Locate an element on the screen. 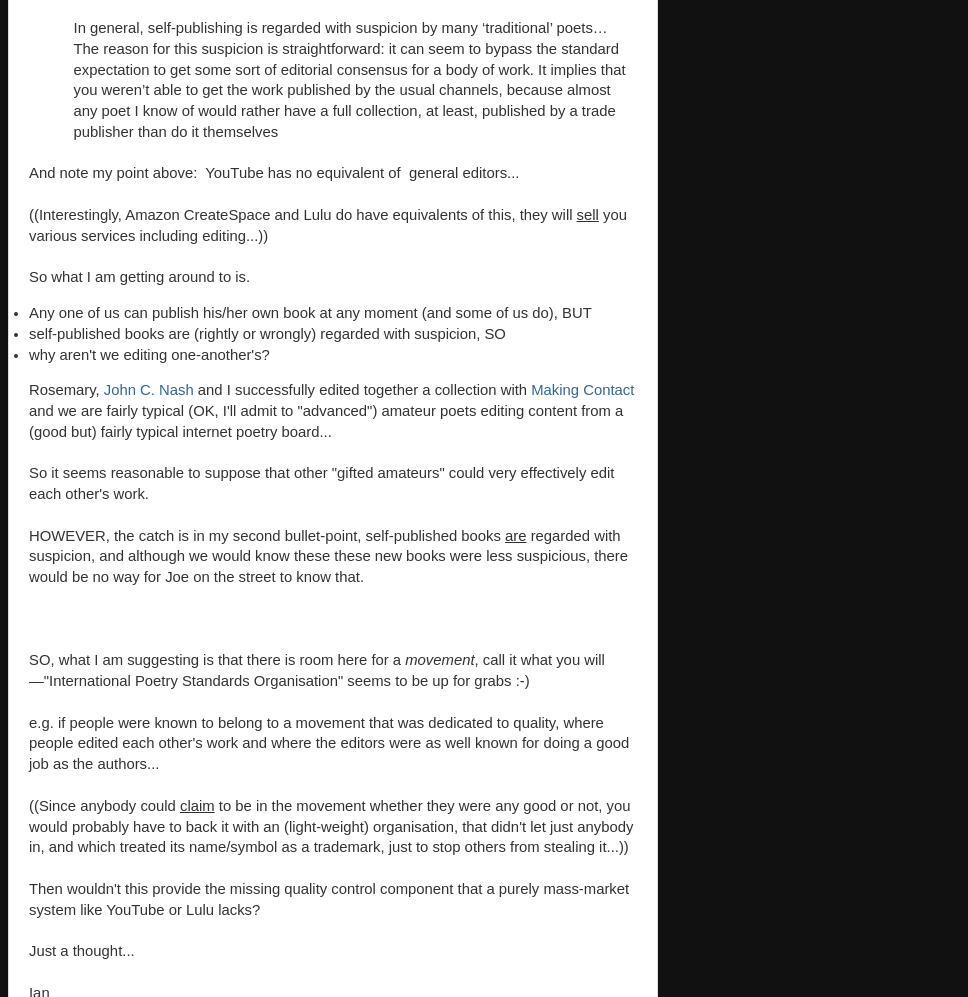 This screenshot has width=968, height=997. 'Just a thought...' is located at coordinates (81, 951).